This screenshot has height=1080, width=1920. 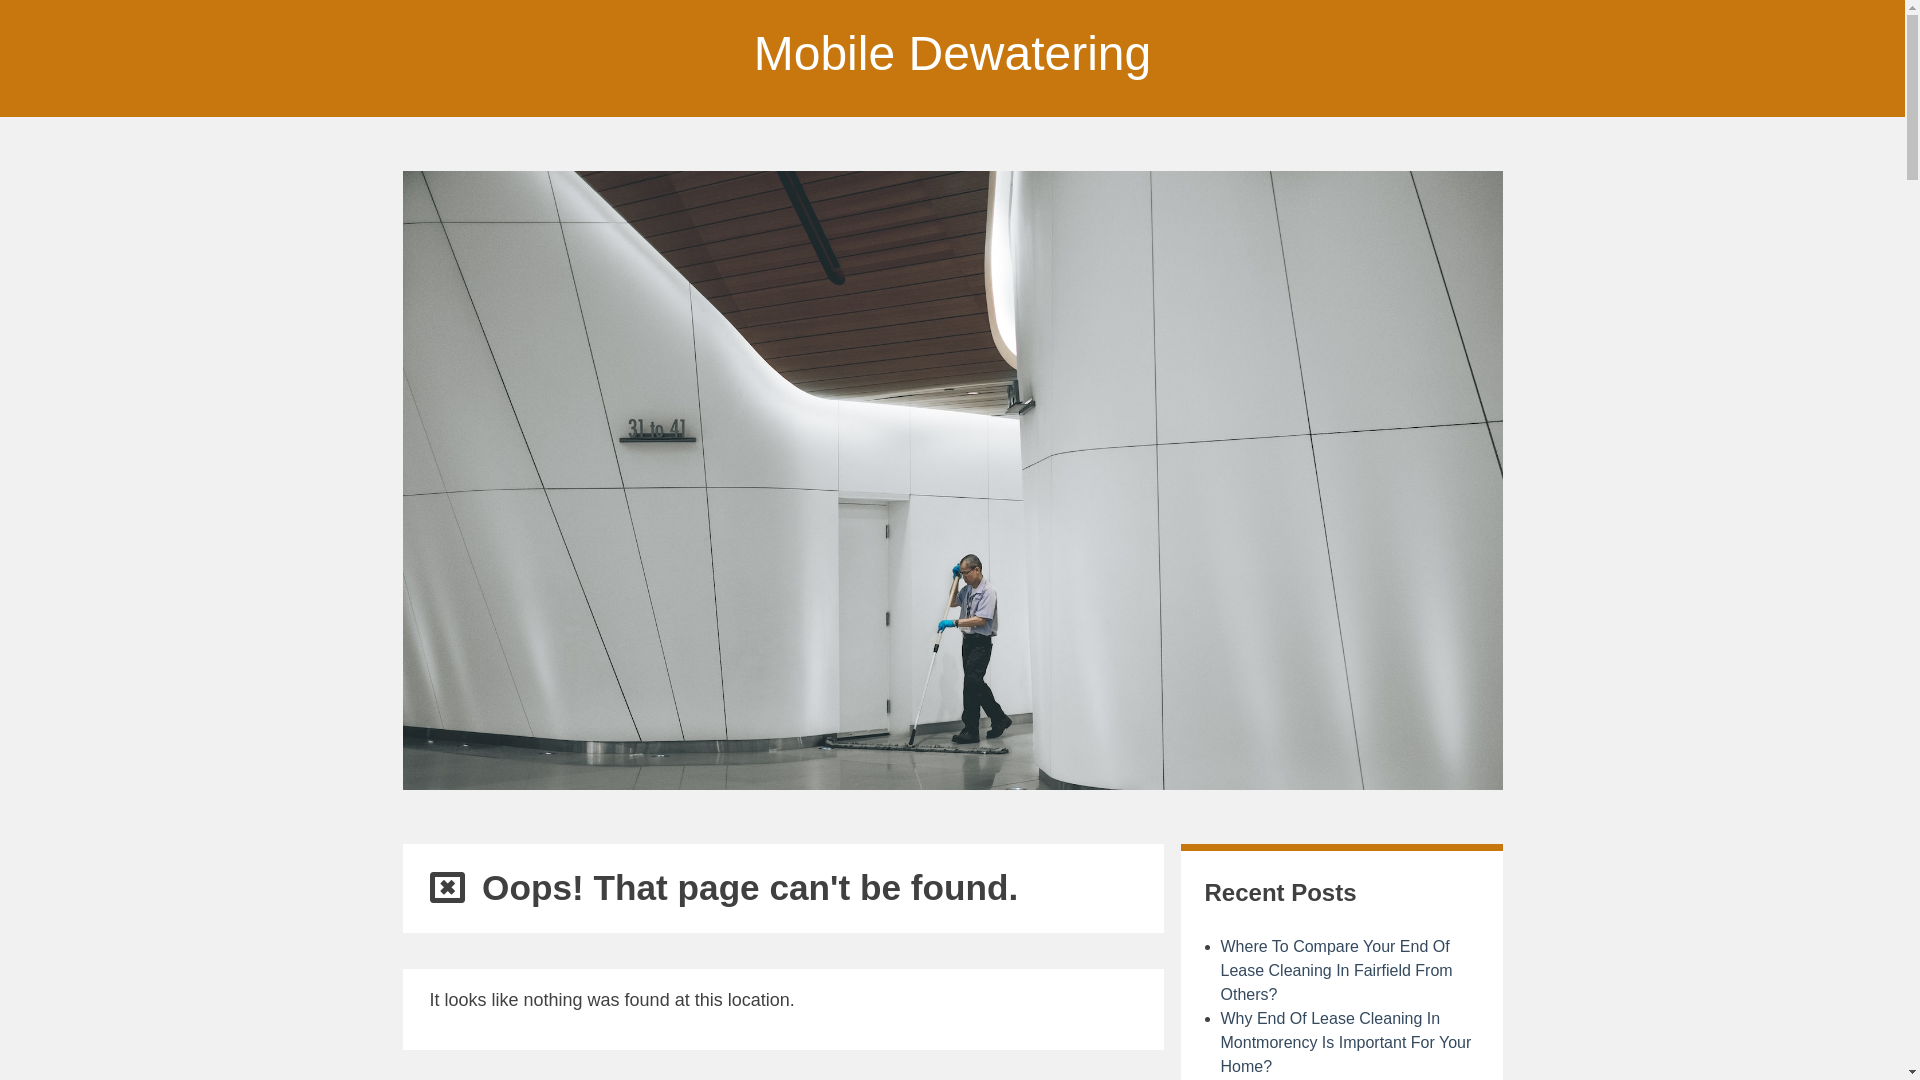 What do you see at coordinates (952, 52) in the screenshot?
I see `'Mobile Dewatering'` at bounding box center [952, 52].